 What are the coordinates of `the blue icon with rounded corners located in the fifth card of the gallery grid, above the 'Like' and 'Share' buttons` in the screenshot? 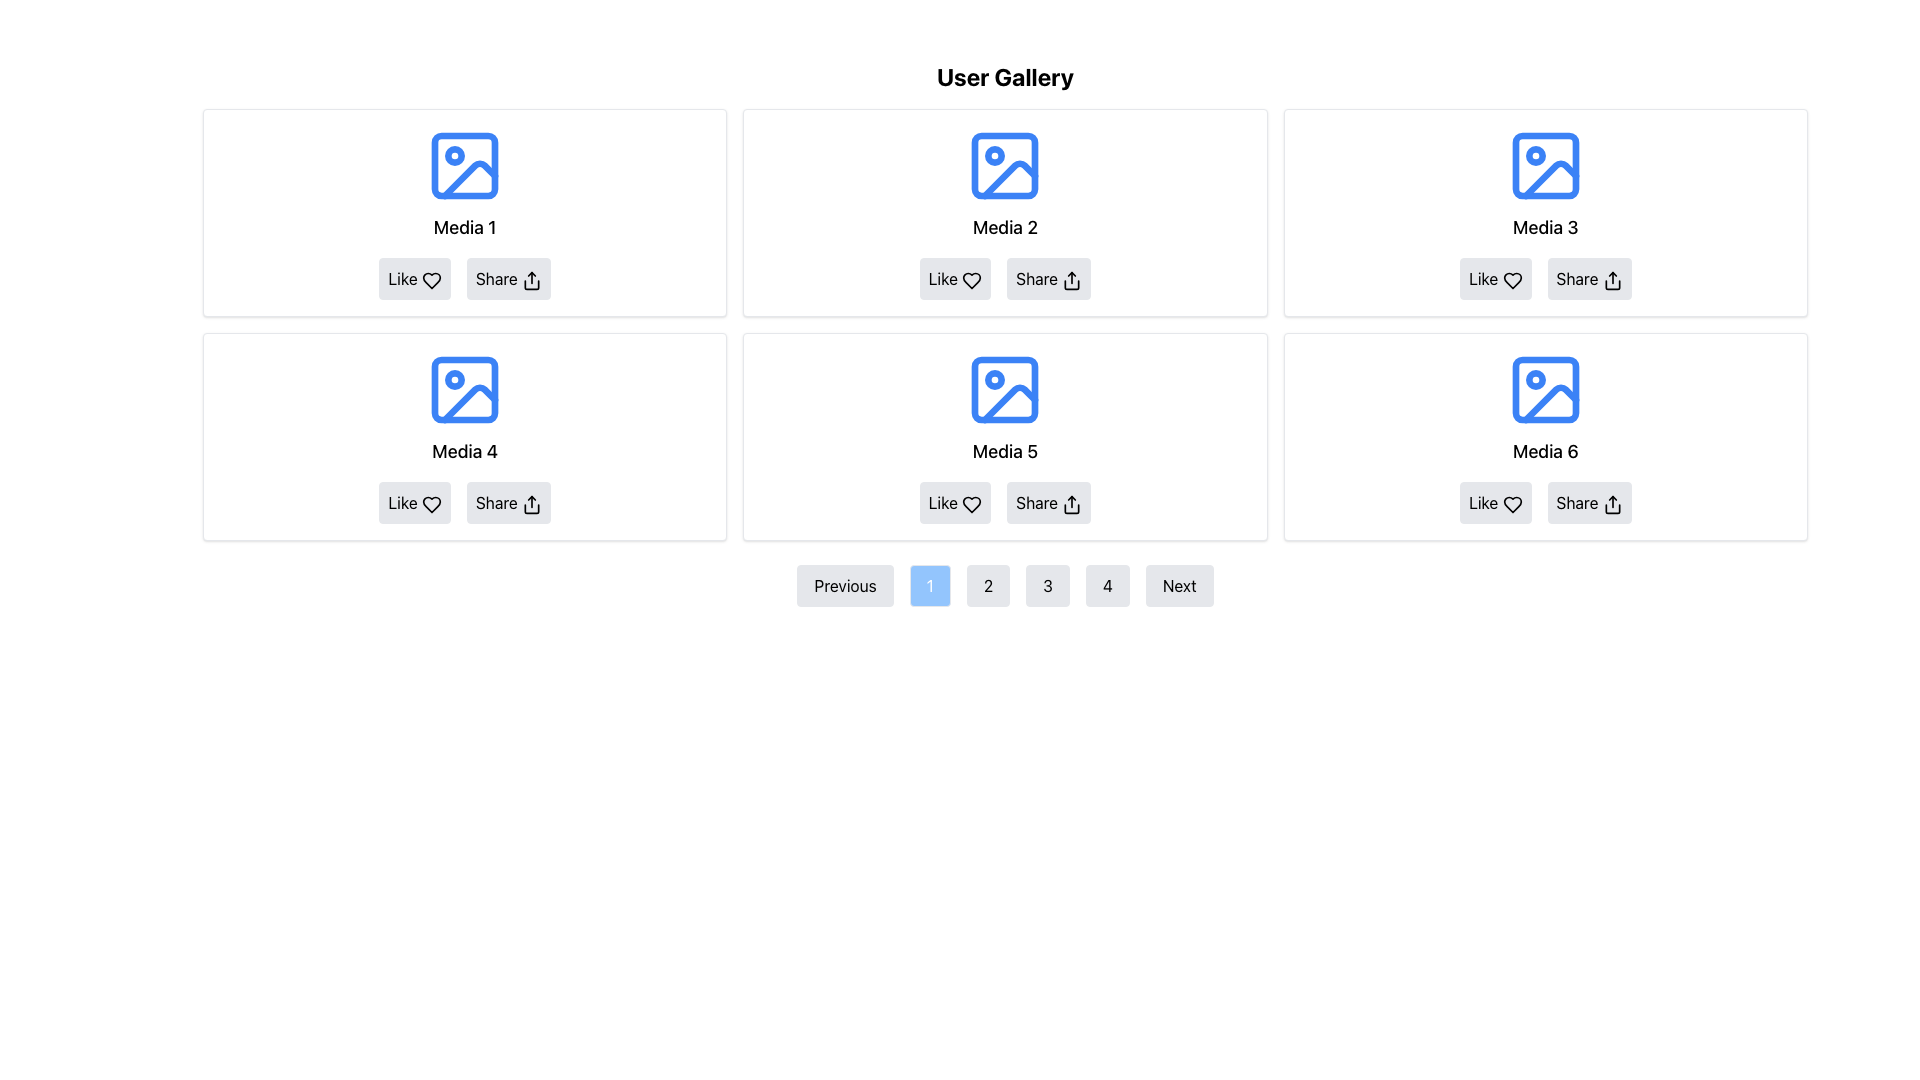 It's located at (1005, 389).